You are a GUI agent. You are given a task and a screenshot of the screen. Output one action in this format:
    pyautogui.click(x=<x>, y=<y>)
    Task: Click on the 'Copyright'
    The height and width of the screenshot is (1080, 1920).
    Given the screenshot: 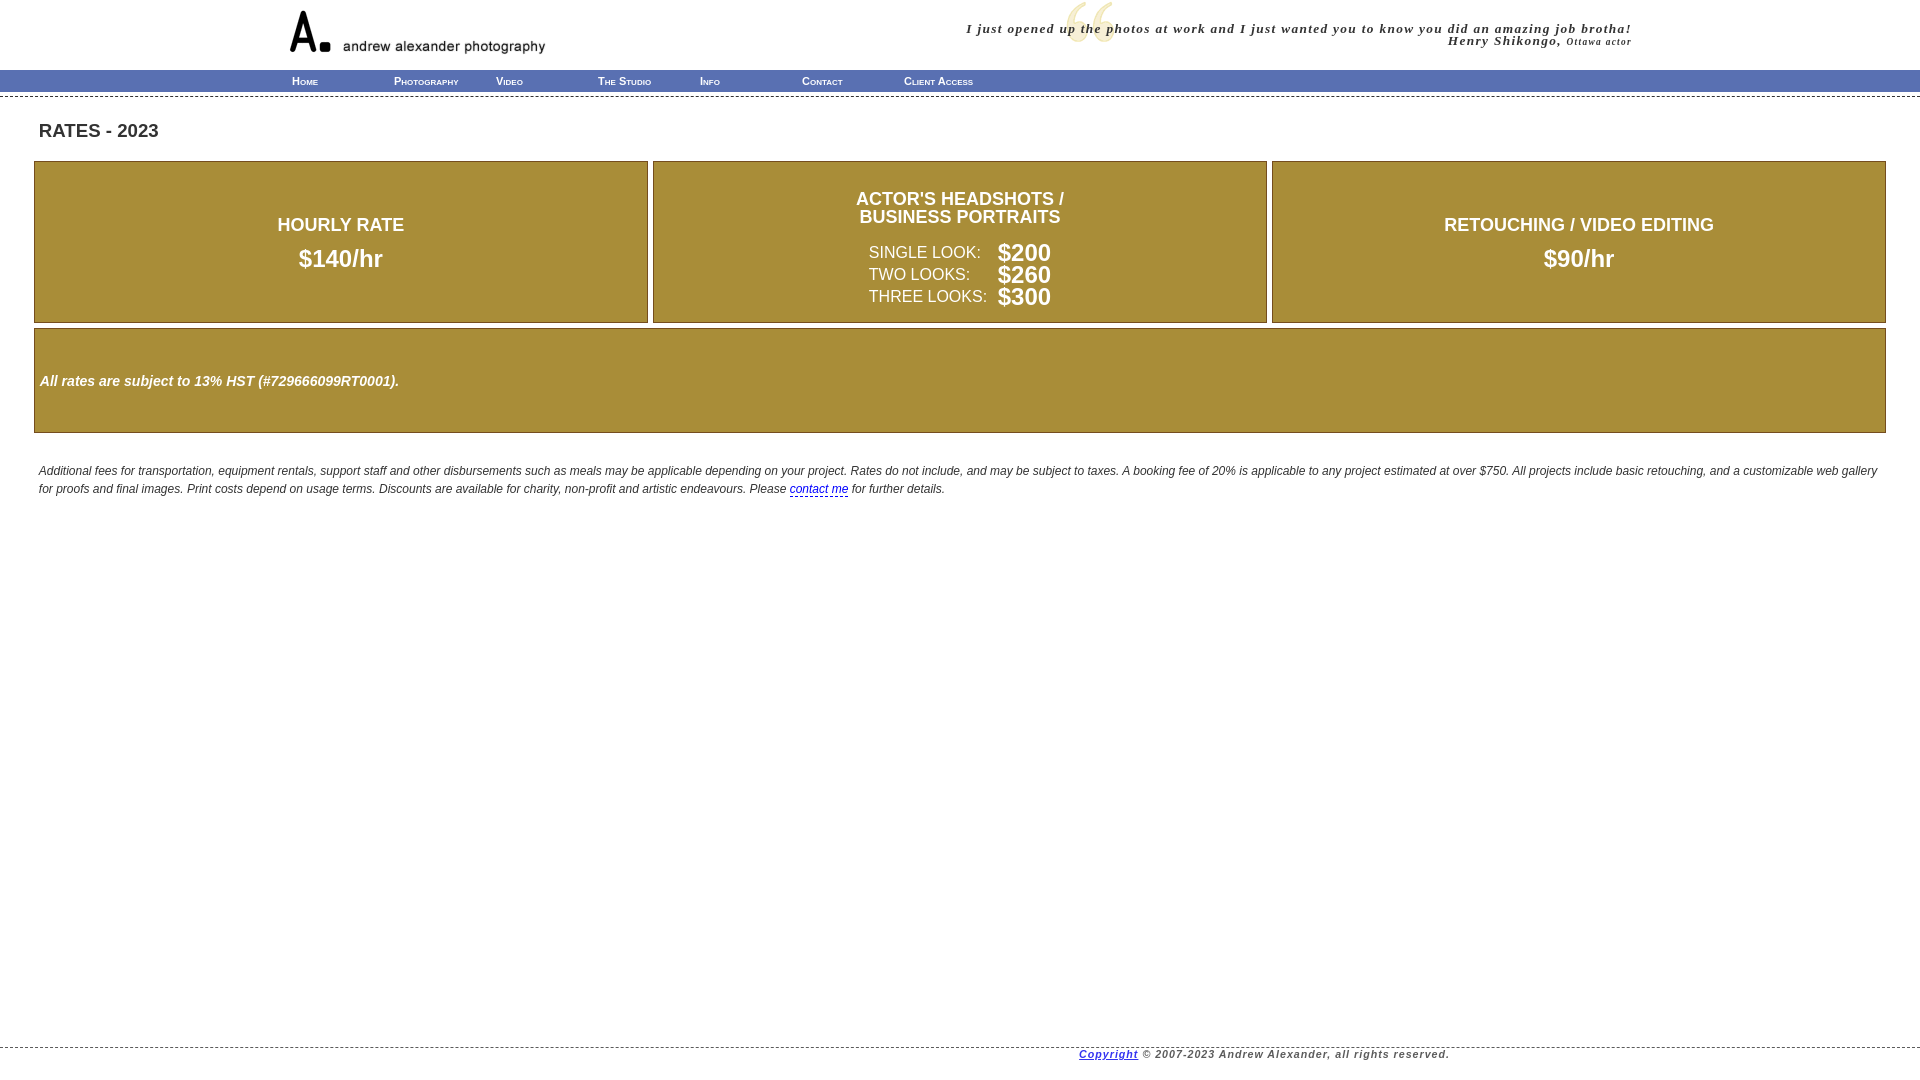 What is the action you would take?
    pyautogui.click(x=1078, y=1052)
    